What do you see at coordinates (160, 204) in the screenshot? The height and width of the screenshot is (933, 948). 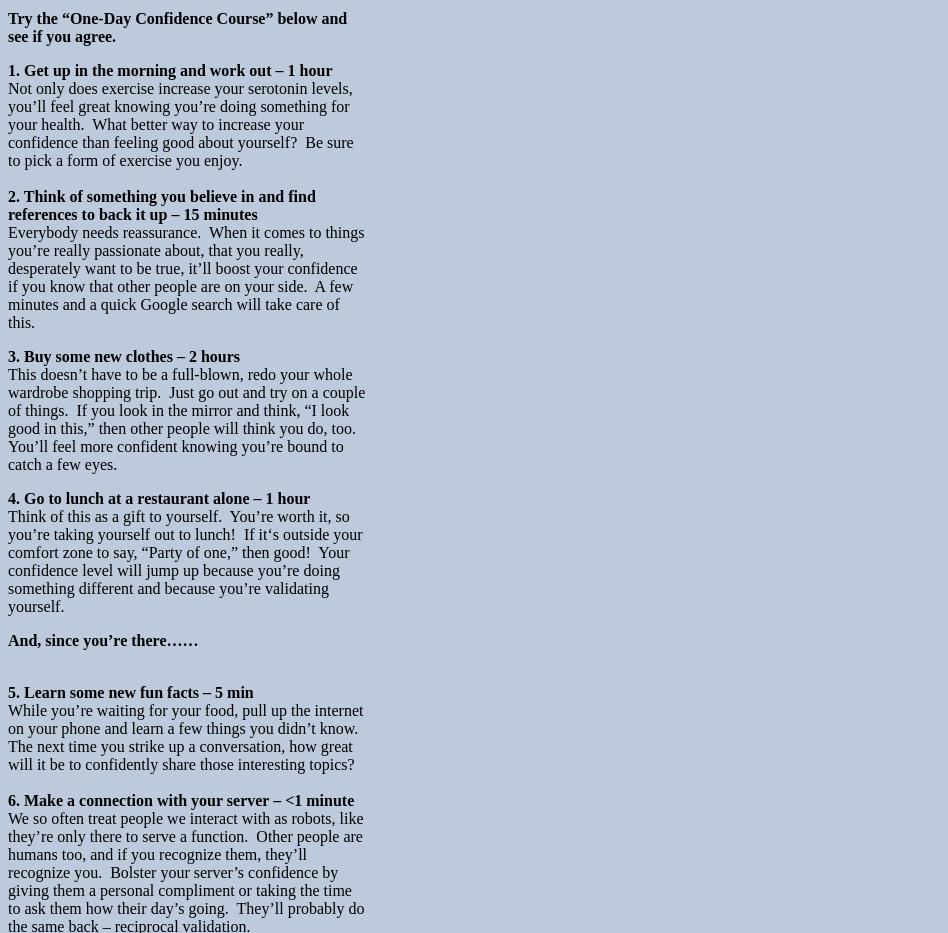 I see `'2. Think of something you believe in and find references to back it up – 15 minutes'` at bounding box center [160, 204].